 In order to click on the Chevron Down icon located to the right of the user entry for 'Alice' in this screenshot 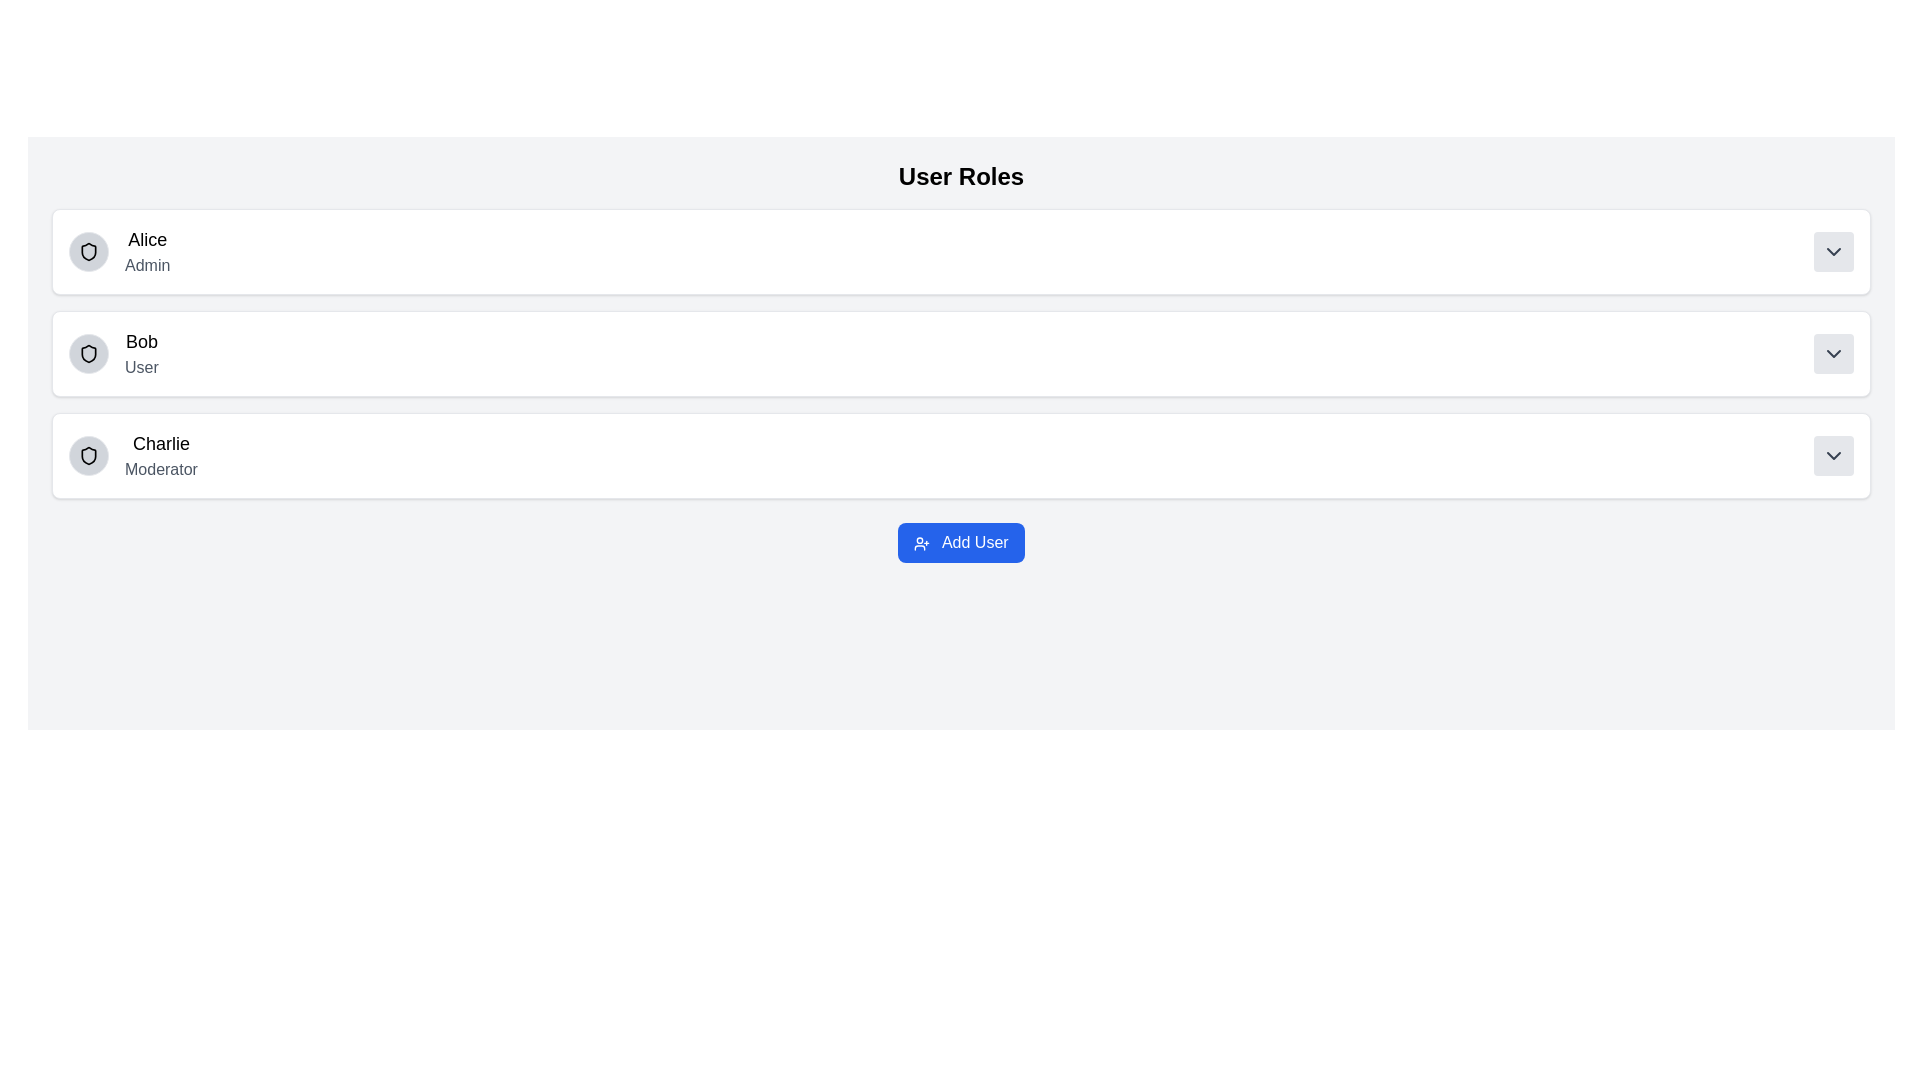, I will do `click(1833, 250)`.